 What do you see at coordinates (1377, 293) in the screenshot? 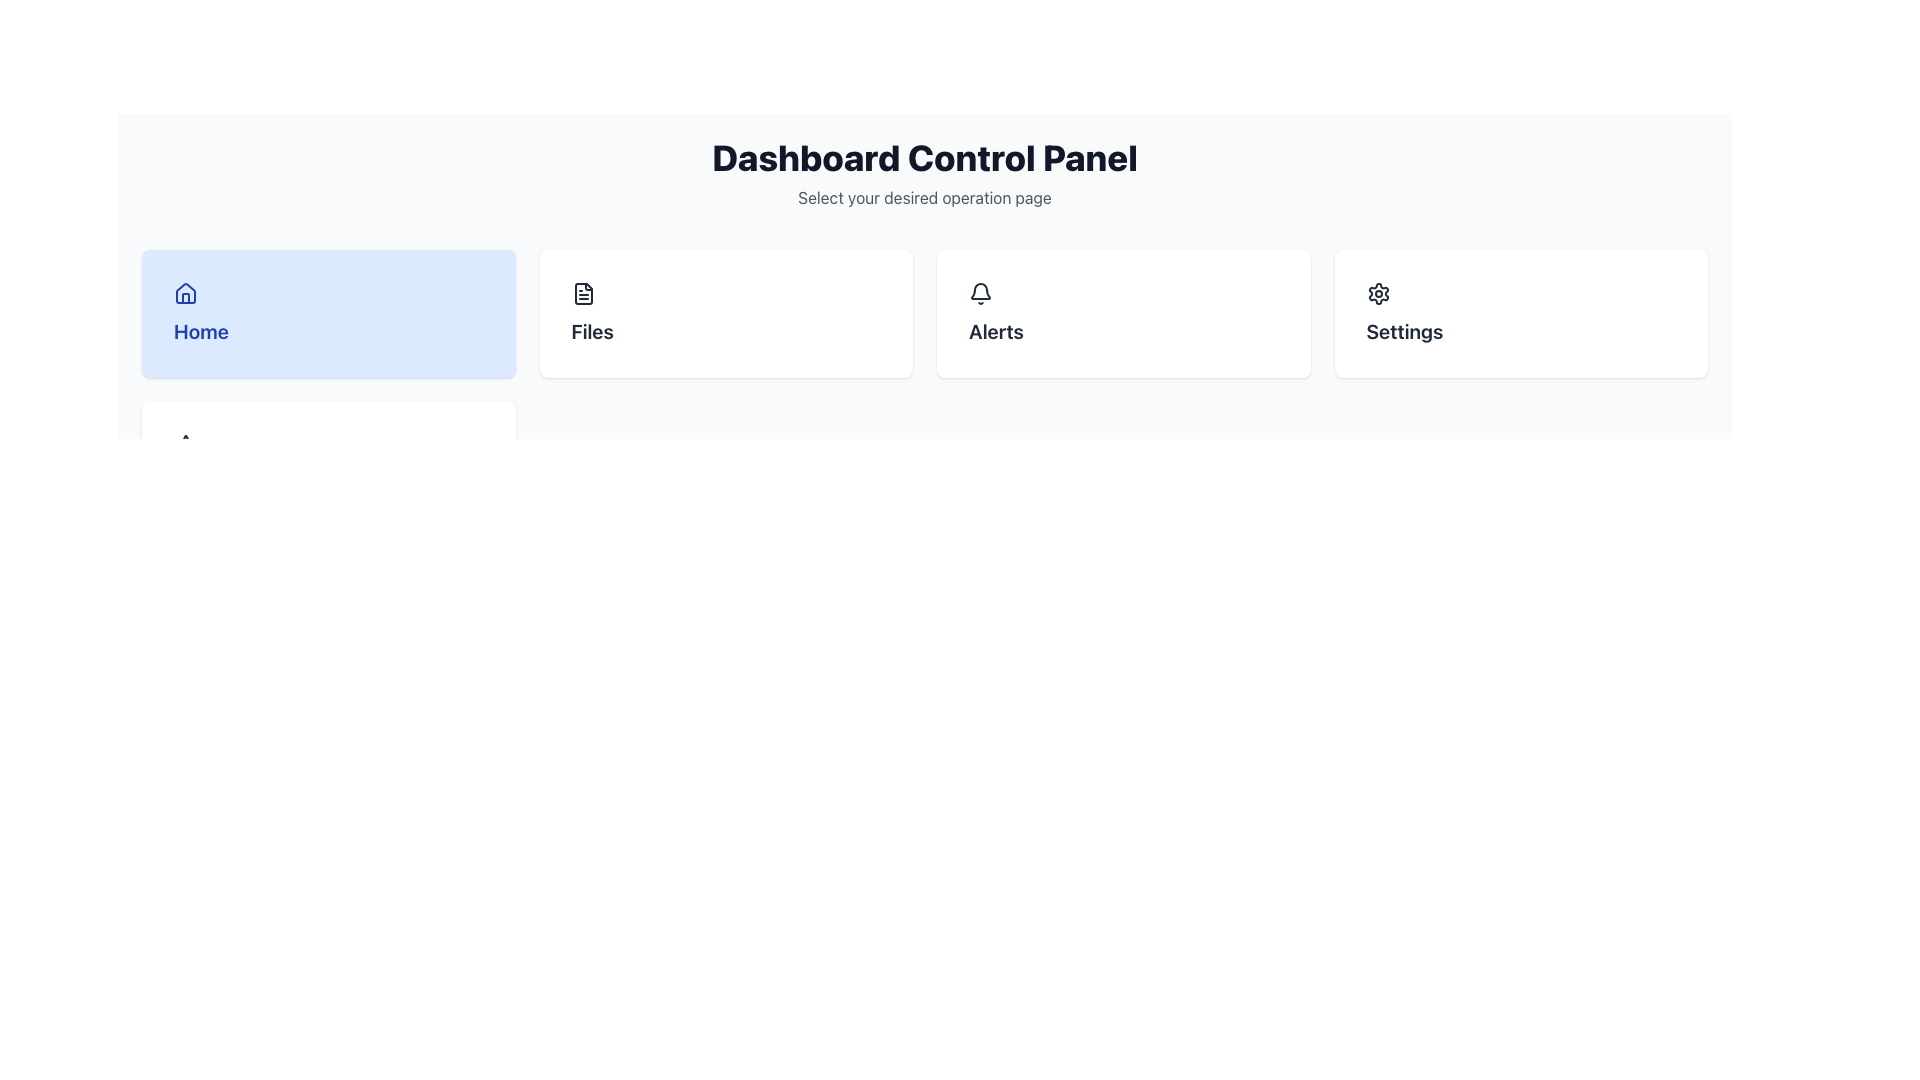
I see `the gear icon in the 'Settings' panel, located on the far right of the main interactive dashboard, which indicates options or configurations related to the application` at bounding box center [1377, 293].